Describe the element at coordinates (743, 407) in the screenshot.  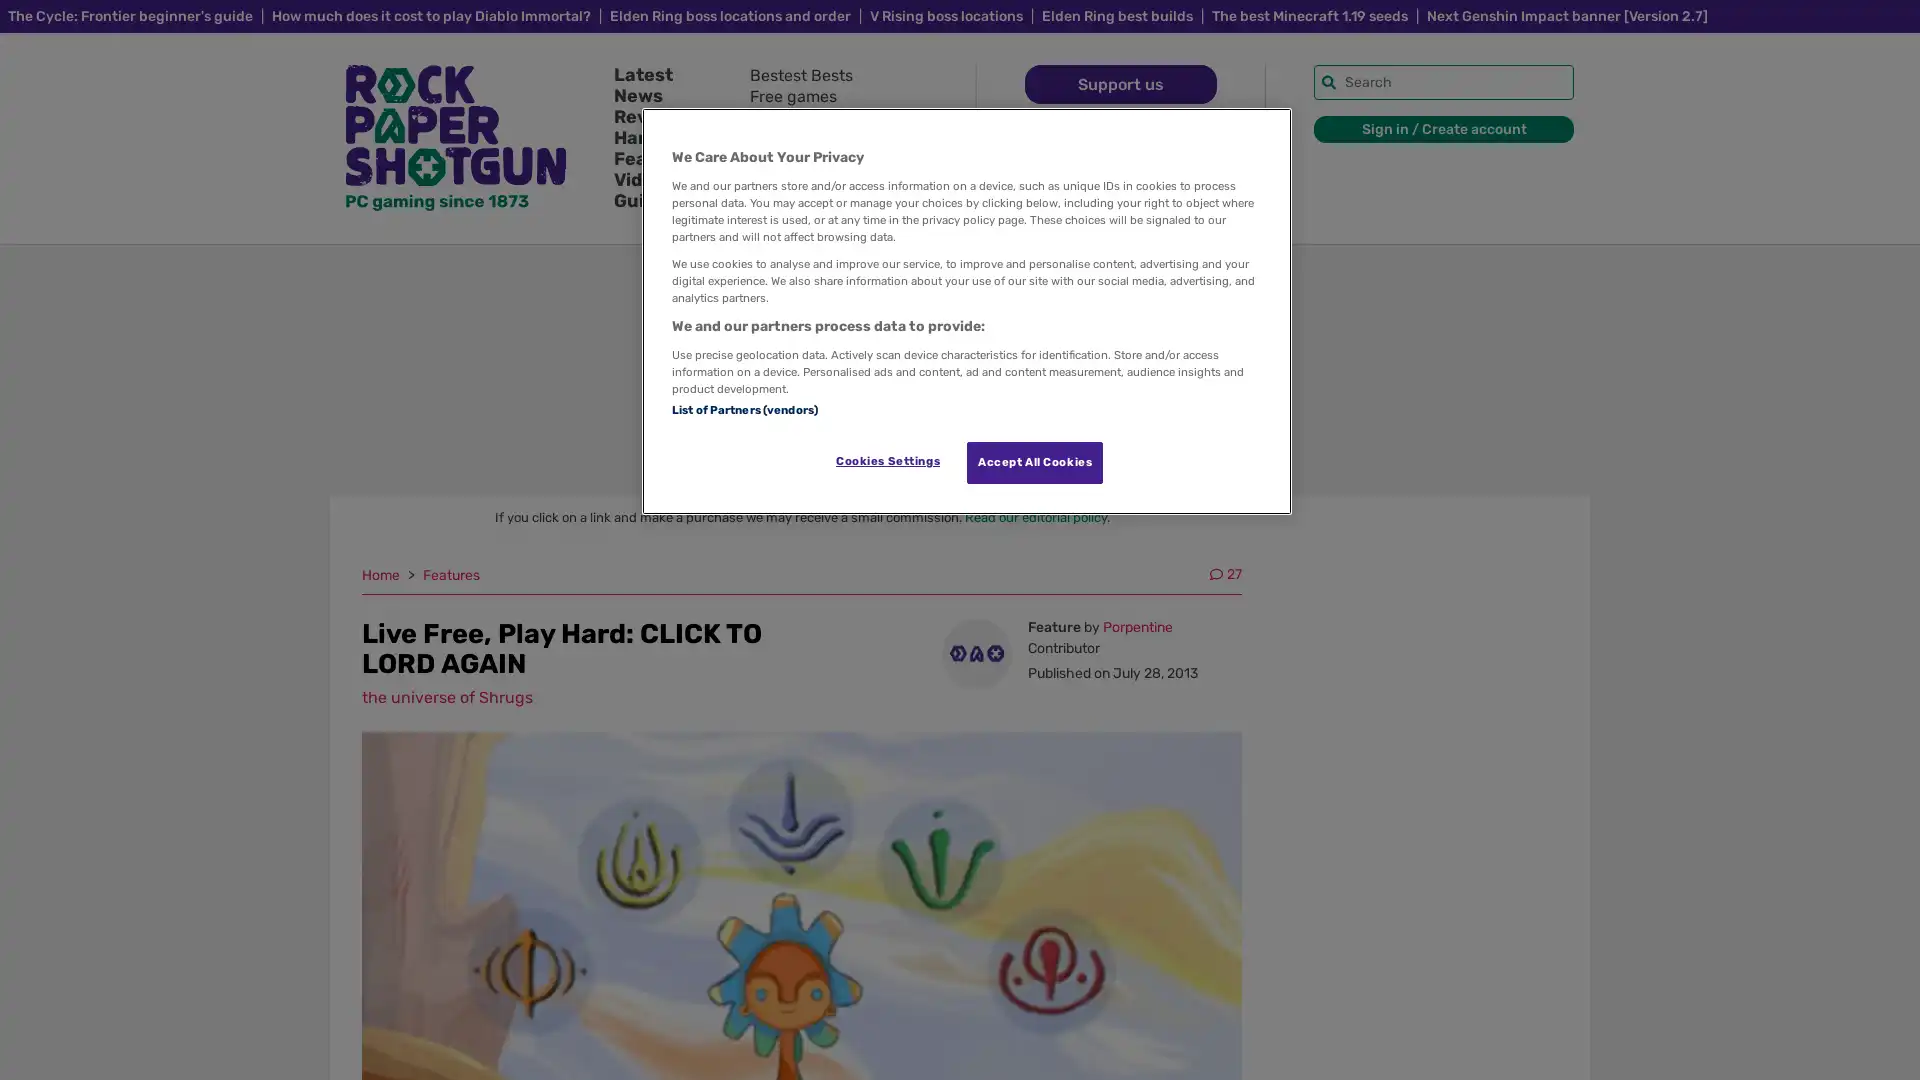
I see `List of Partners (vendors)` at that location.